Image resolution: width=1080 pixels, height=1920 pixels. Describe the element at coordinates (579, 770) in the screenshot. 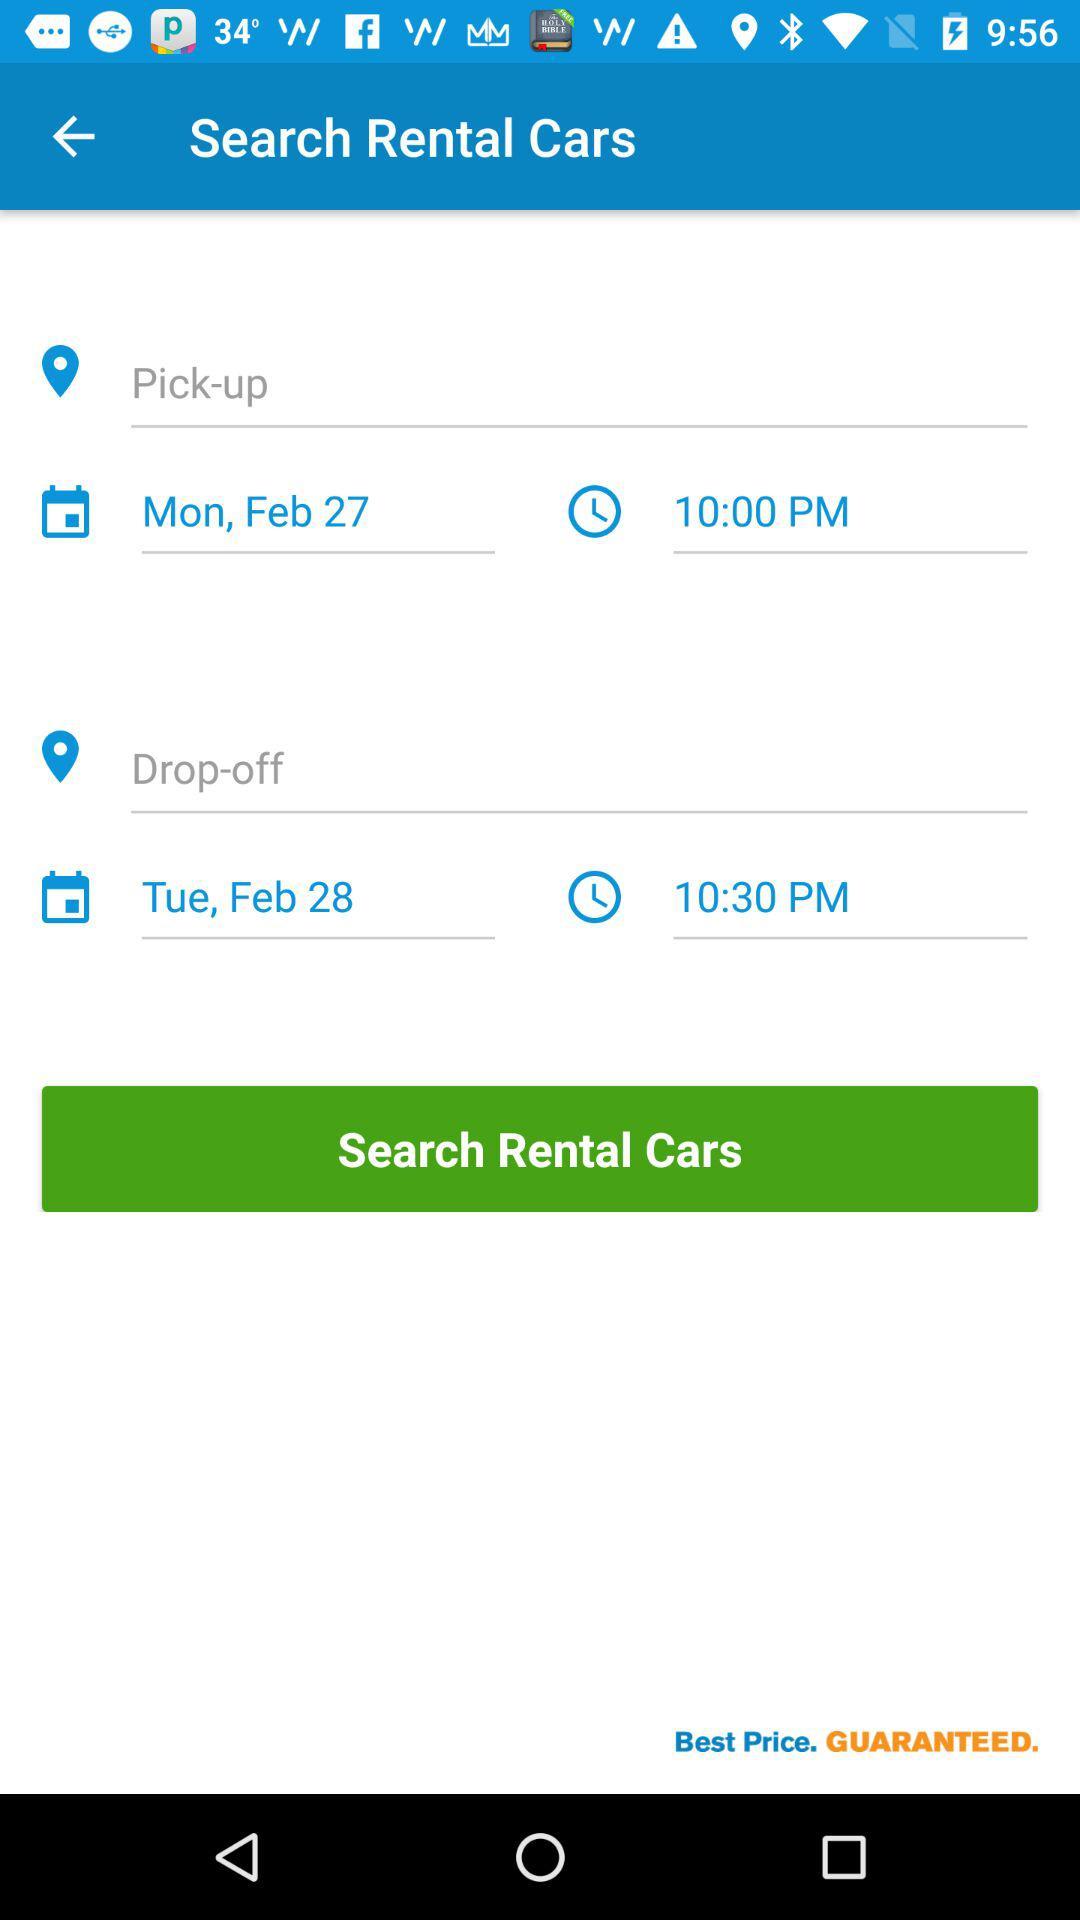

I see `drop off` at that location.